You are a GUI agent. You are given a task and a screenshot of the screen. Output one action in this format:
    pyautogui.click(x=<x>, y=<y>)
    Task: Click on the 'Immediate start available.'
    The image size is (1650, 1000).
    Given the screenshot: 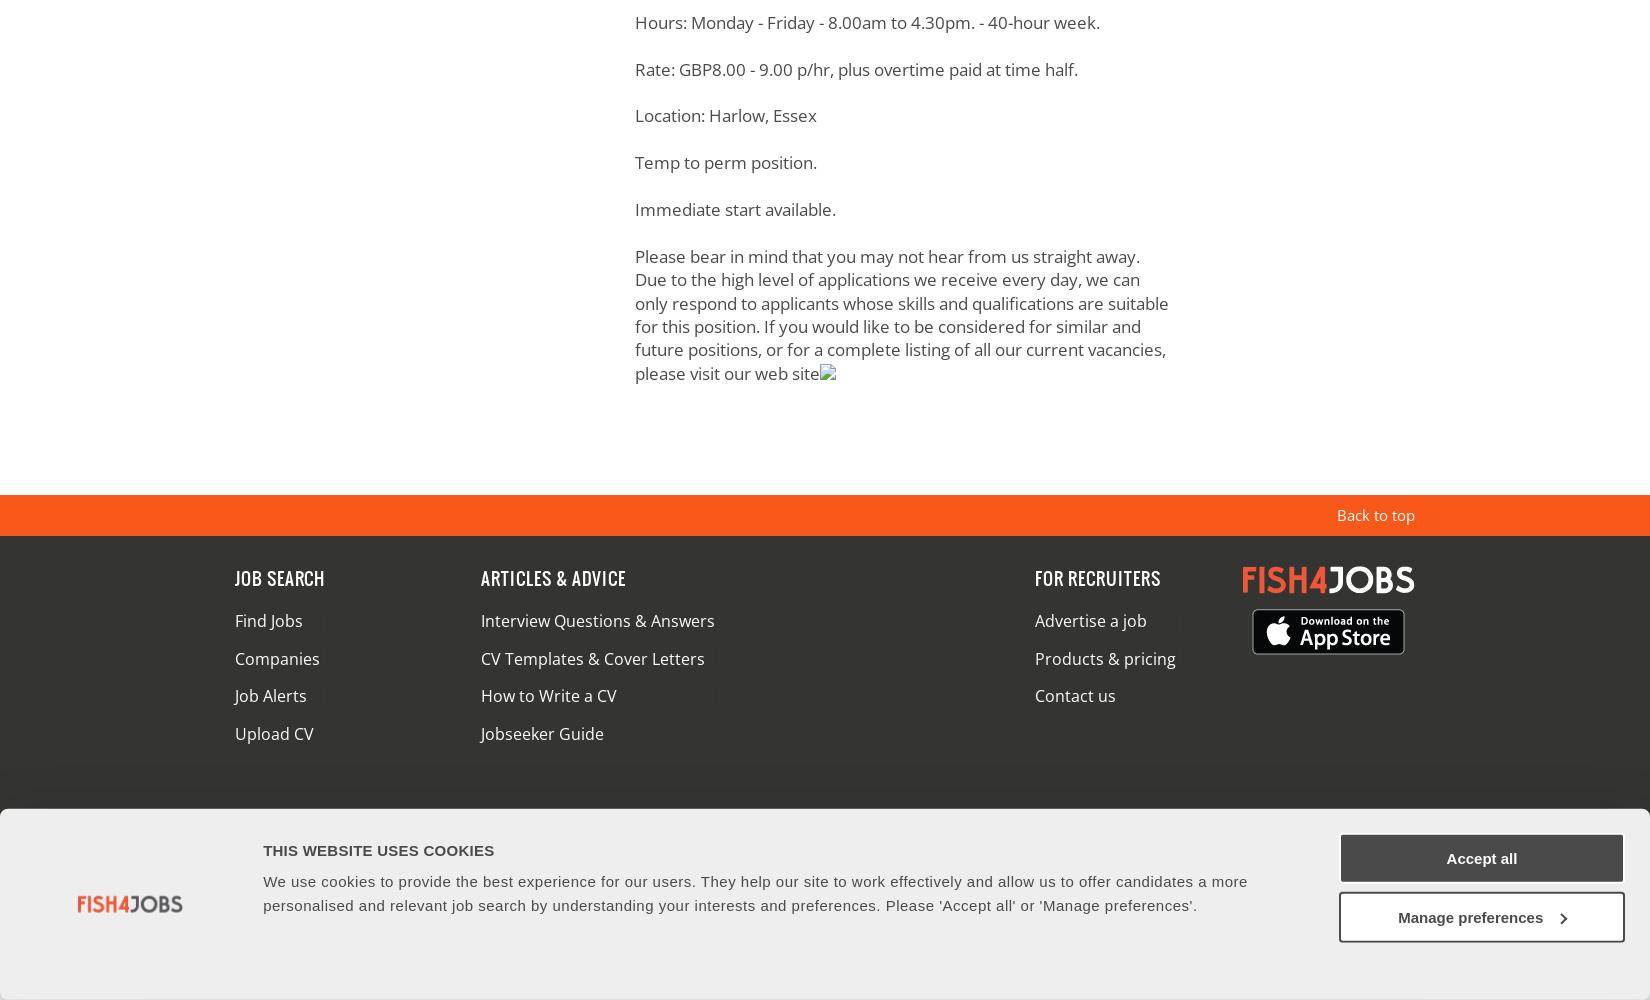 What is the action you would take?
    pyautogui.click(x=733, y=207)
    